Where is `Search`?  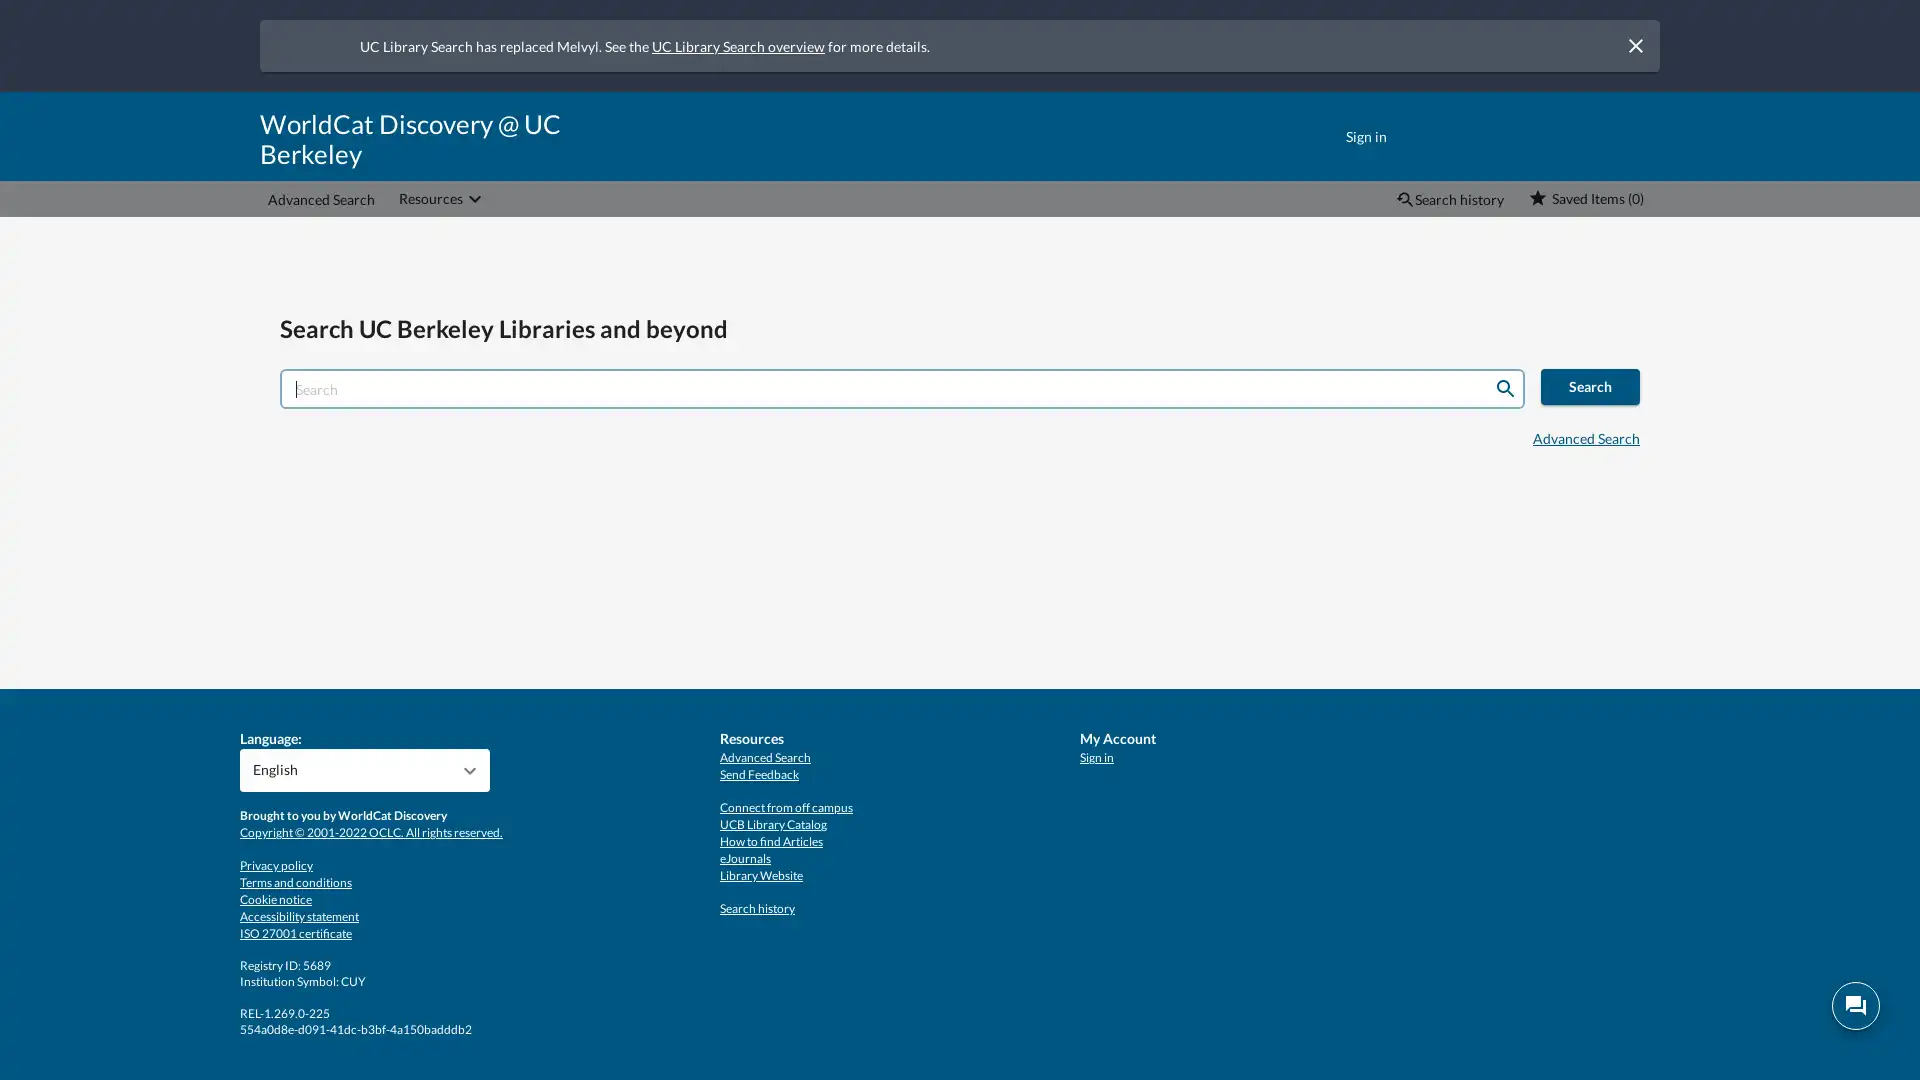
Search is located at coordinates (1589, 386).